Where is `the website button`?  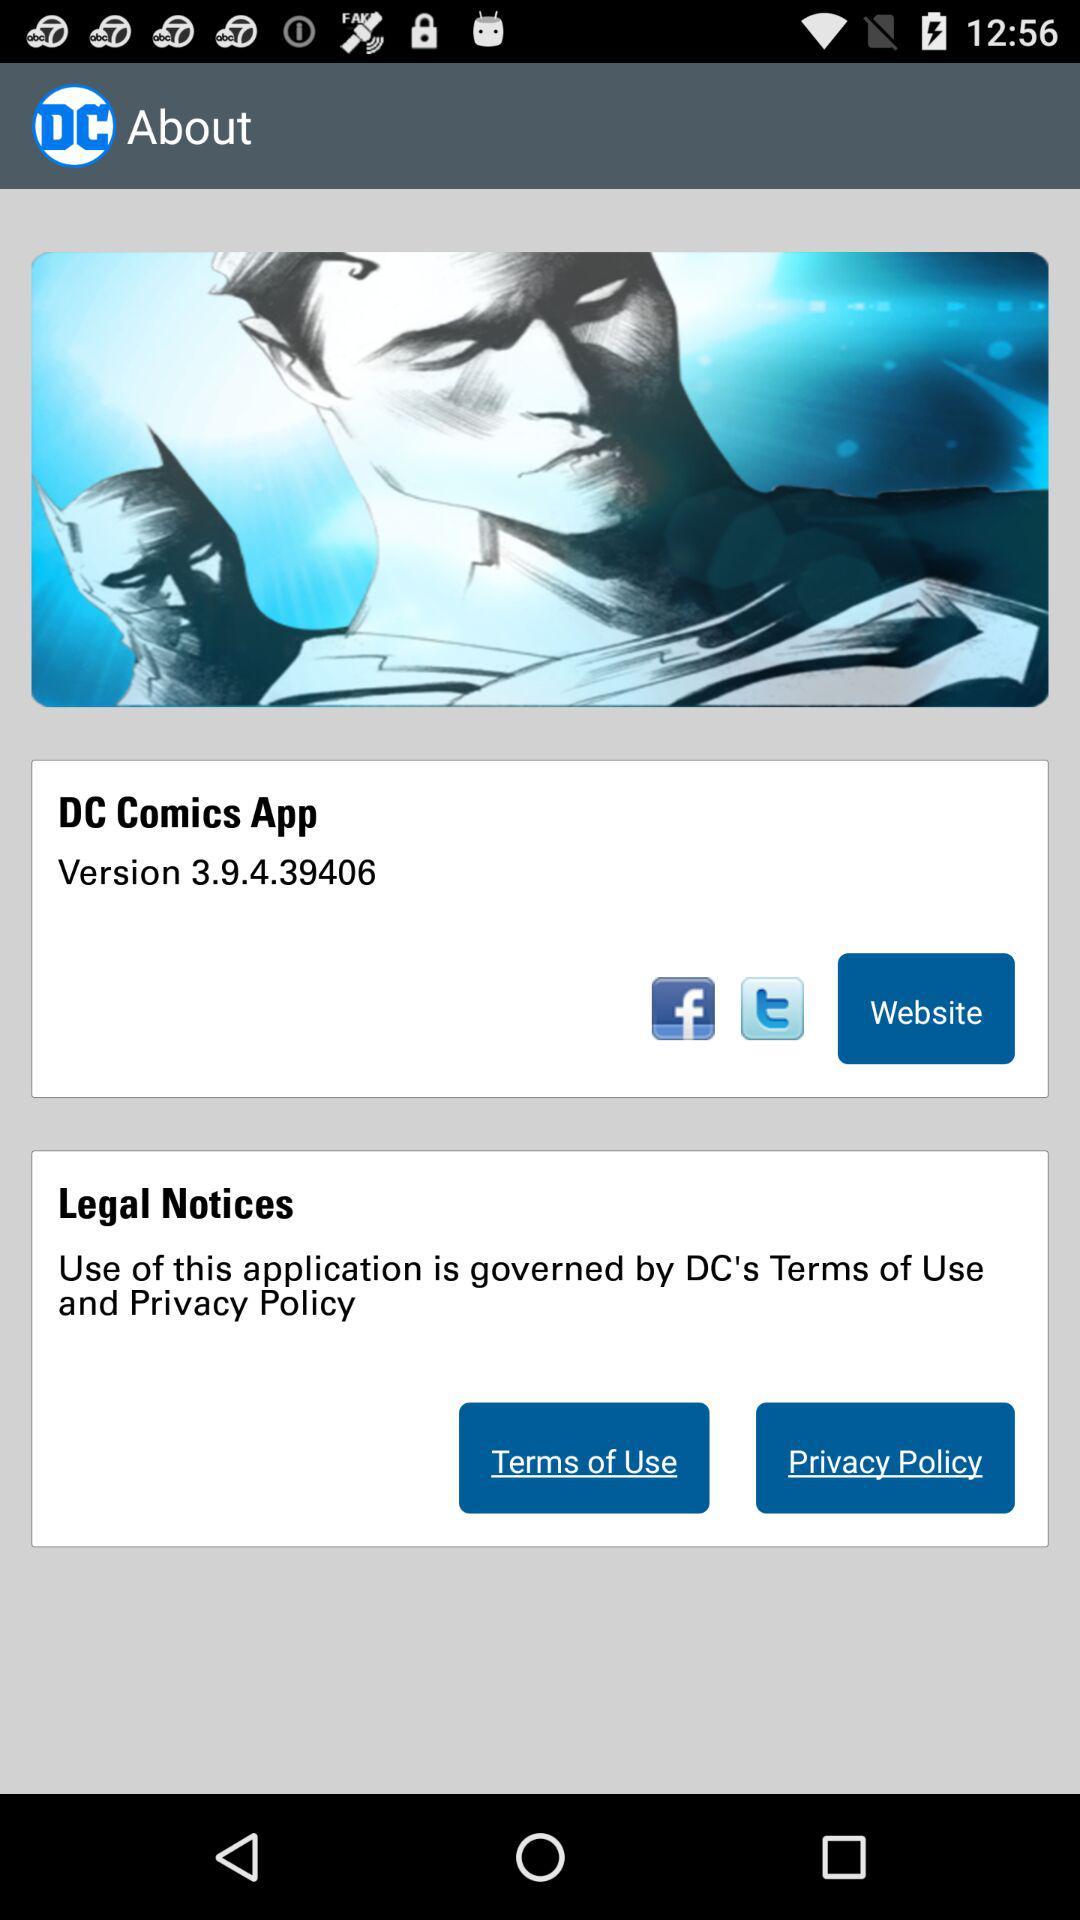 the website button is located at coordinates (926, 1008).